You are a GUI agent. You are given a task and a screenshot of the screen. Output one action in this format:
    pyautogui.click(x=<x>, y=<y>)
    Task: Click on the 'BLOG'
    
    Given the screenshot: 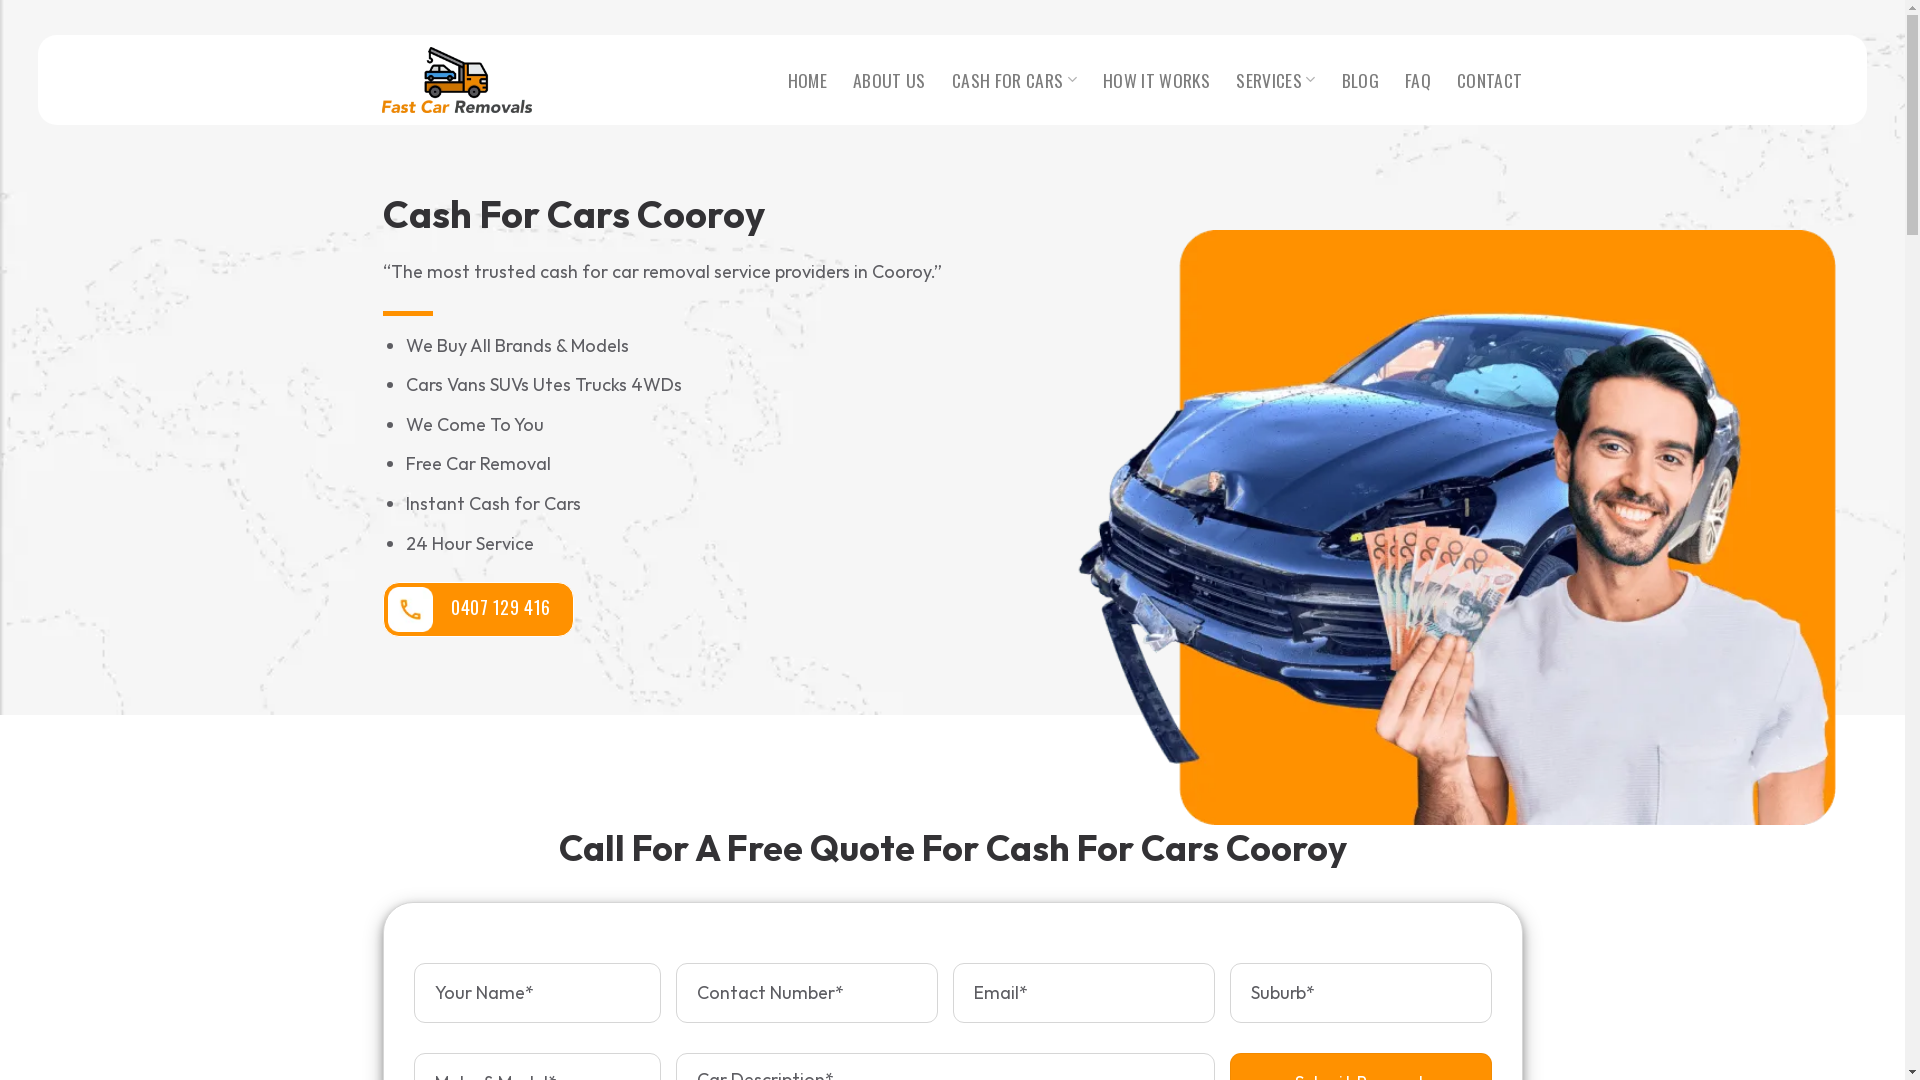 What is the action you would take?
    pyautogui.click(x=1360, y=79)
    